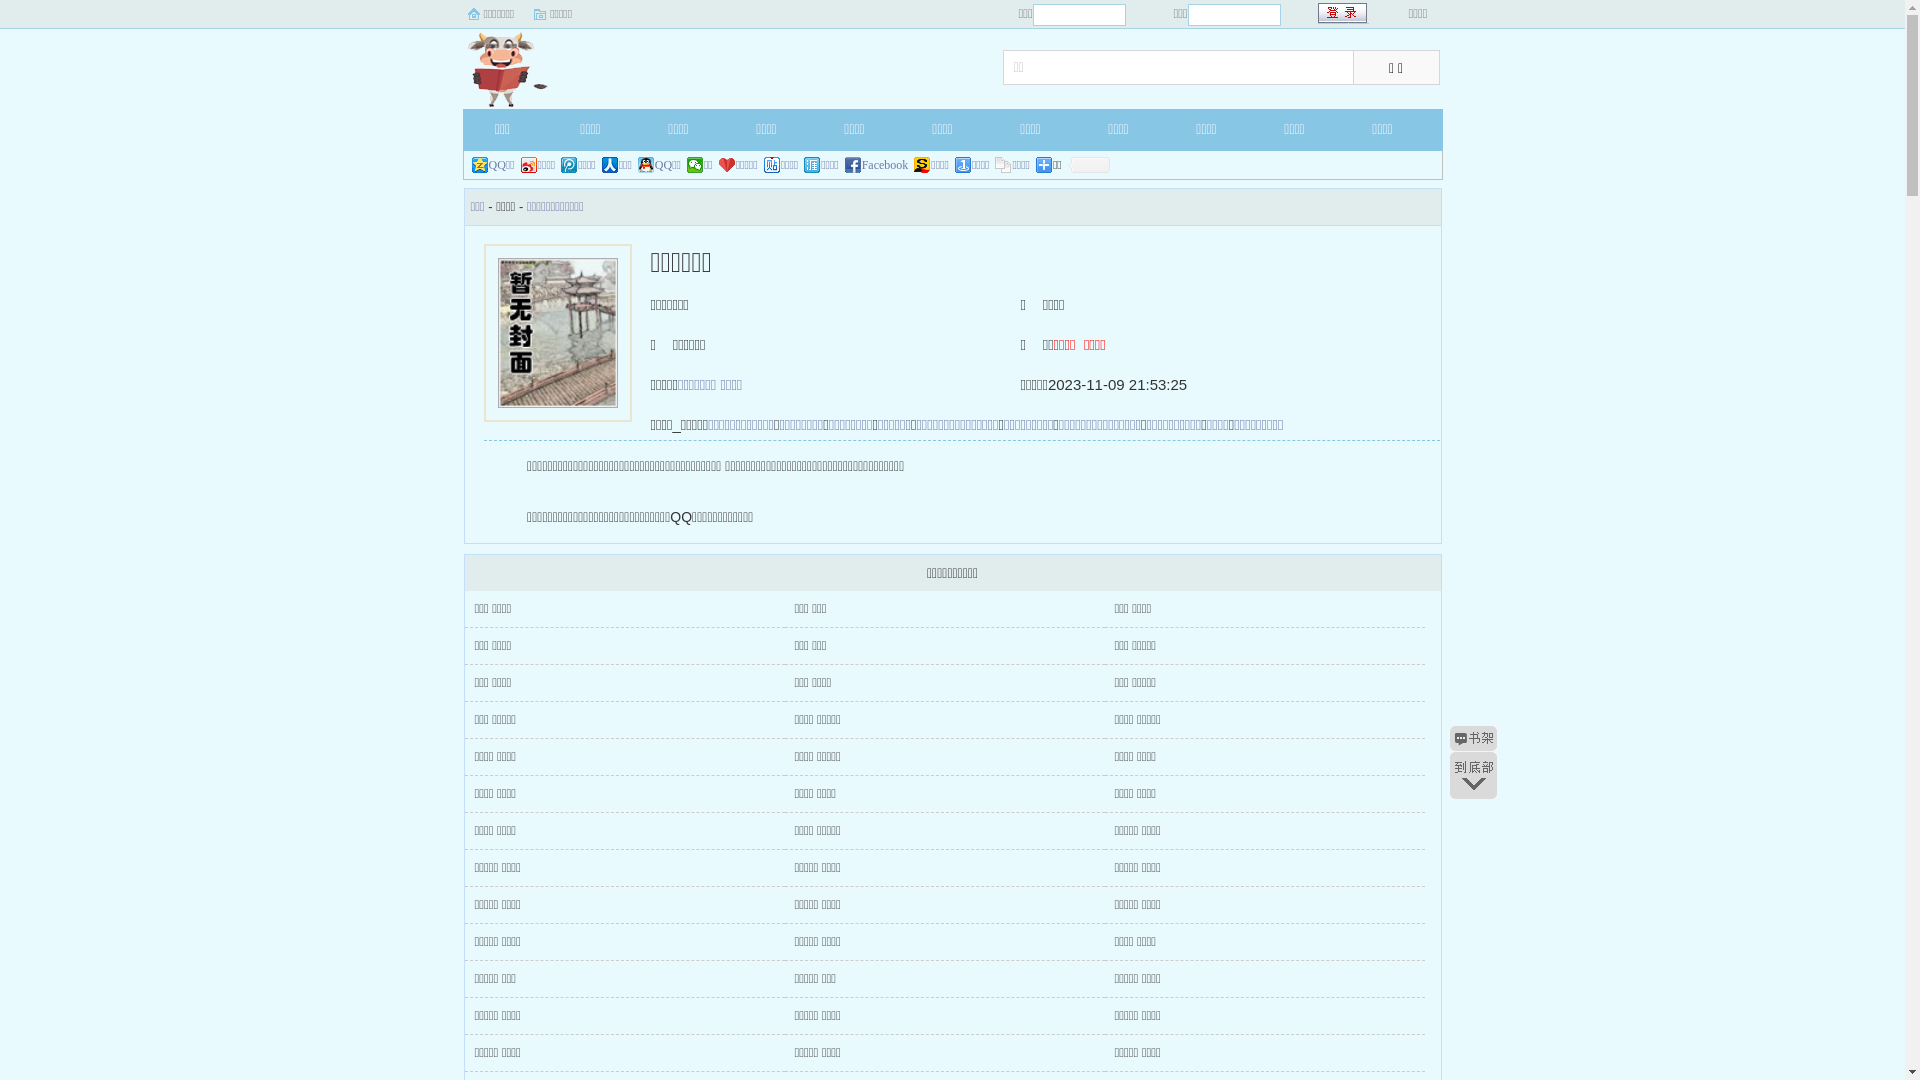 Image resolution: width=1920 pixels, height=1080 pixels. Describe the element at coordinates (877, 164) in the screenshot. I see `'Facebook'` at that location.